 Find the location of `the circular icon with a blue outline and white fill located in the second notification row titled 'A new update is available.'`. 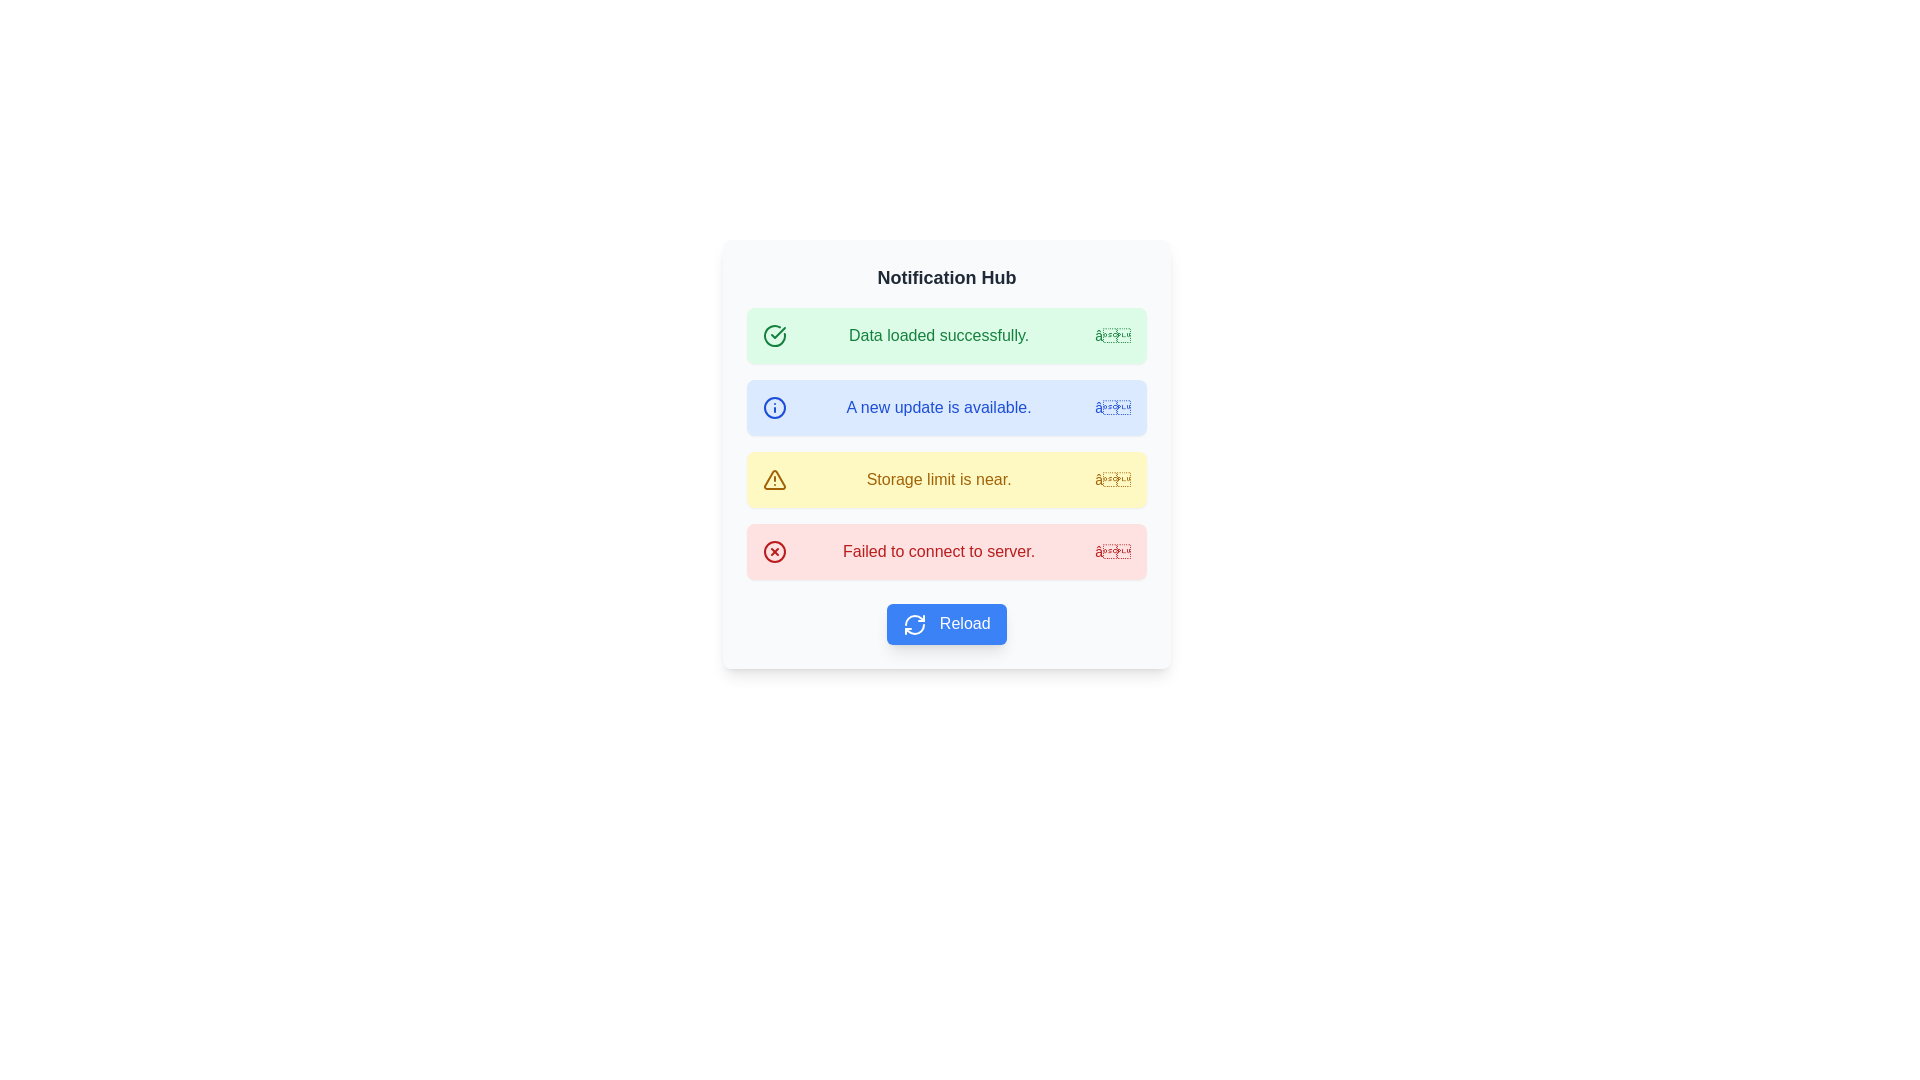

the circular icon with a blue outline and white fill located in the second notification row titled 'A new update is available.' is located at coordinates (773, 407).